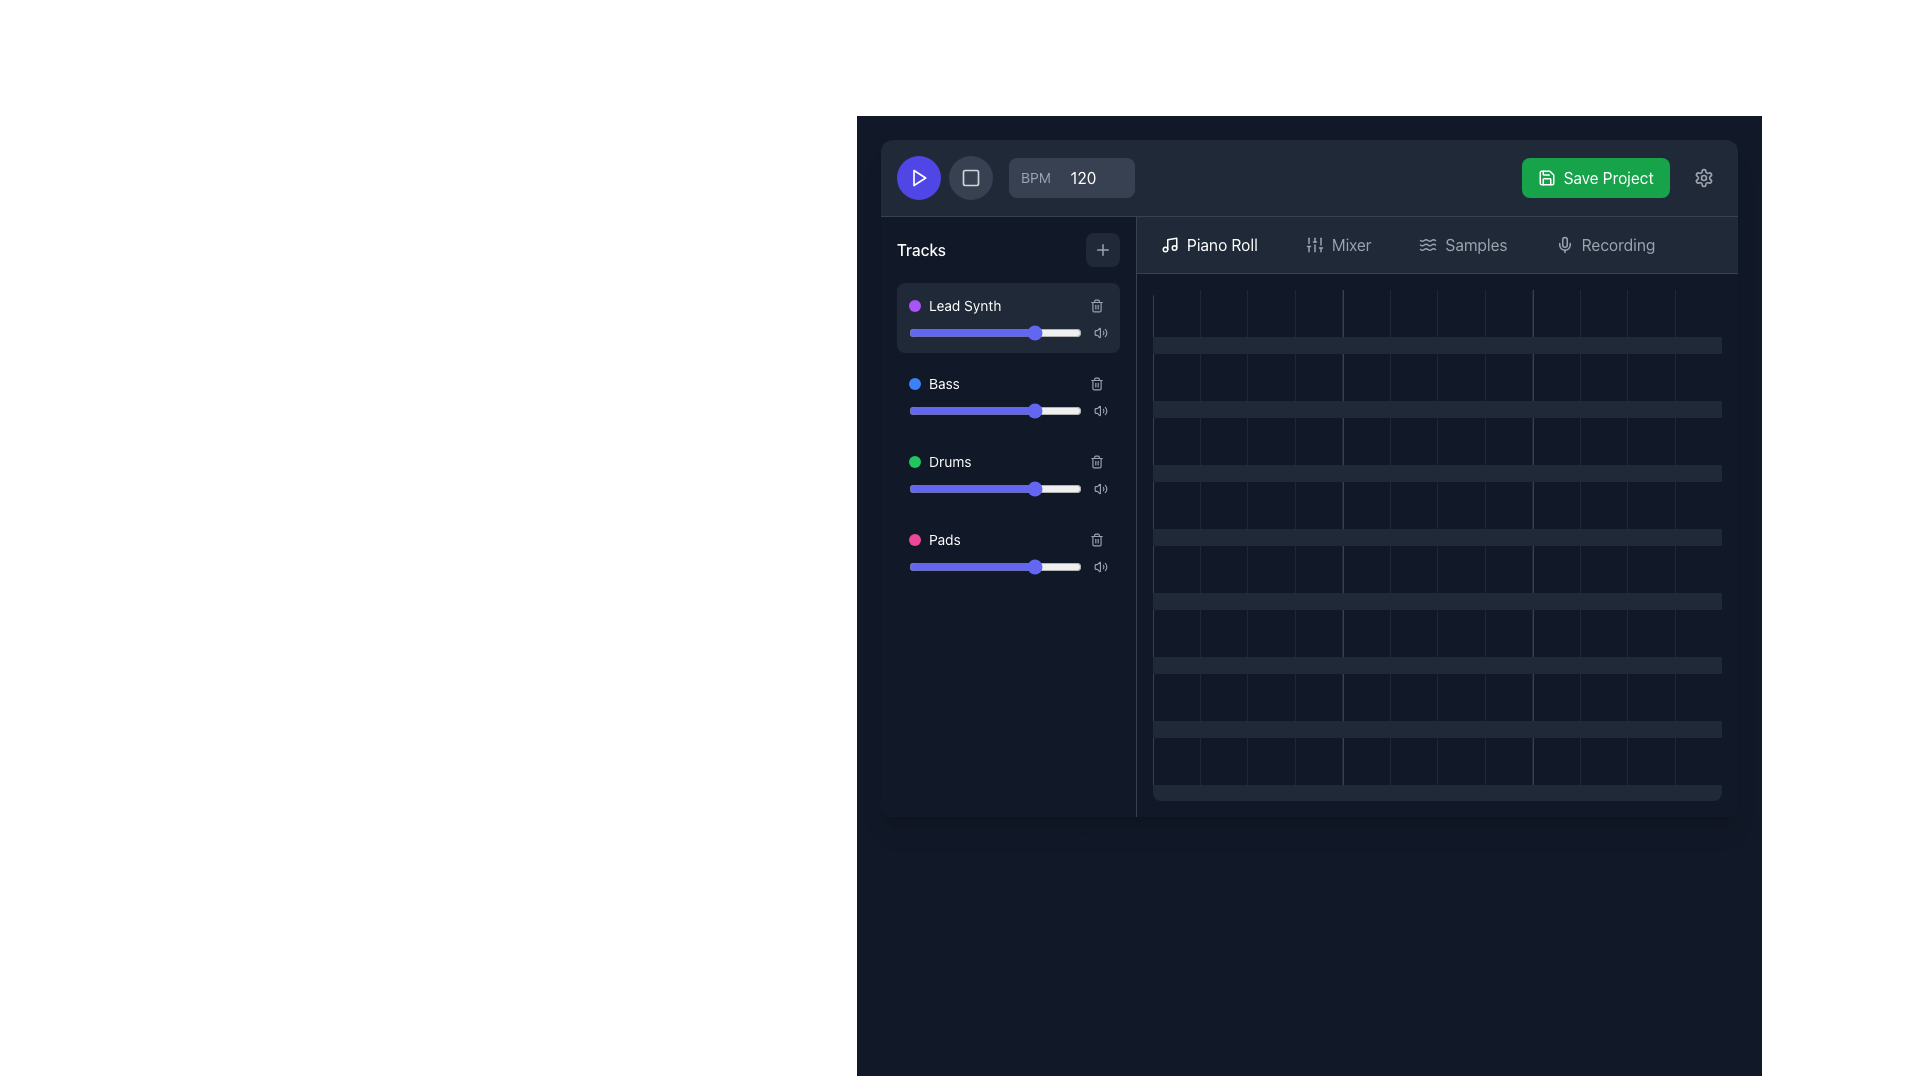  Describe the element at coordinates (947, 489) in the screenshot. I see `the slider value` at that location.